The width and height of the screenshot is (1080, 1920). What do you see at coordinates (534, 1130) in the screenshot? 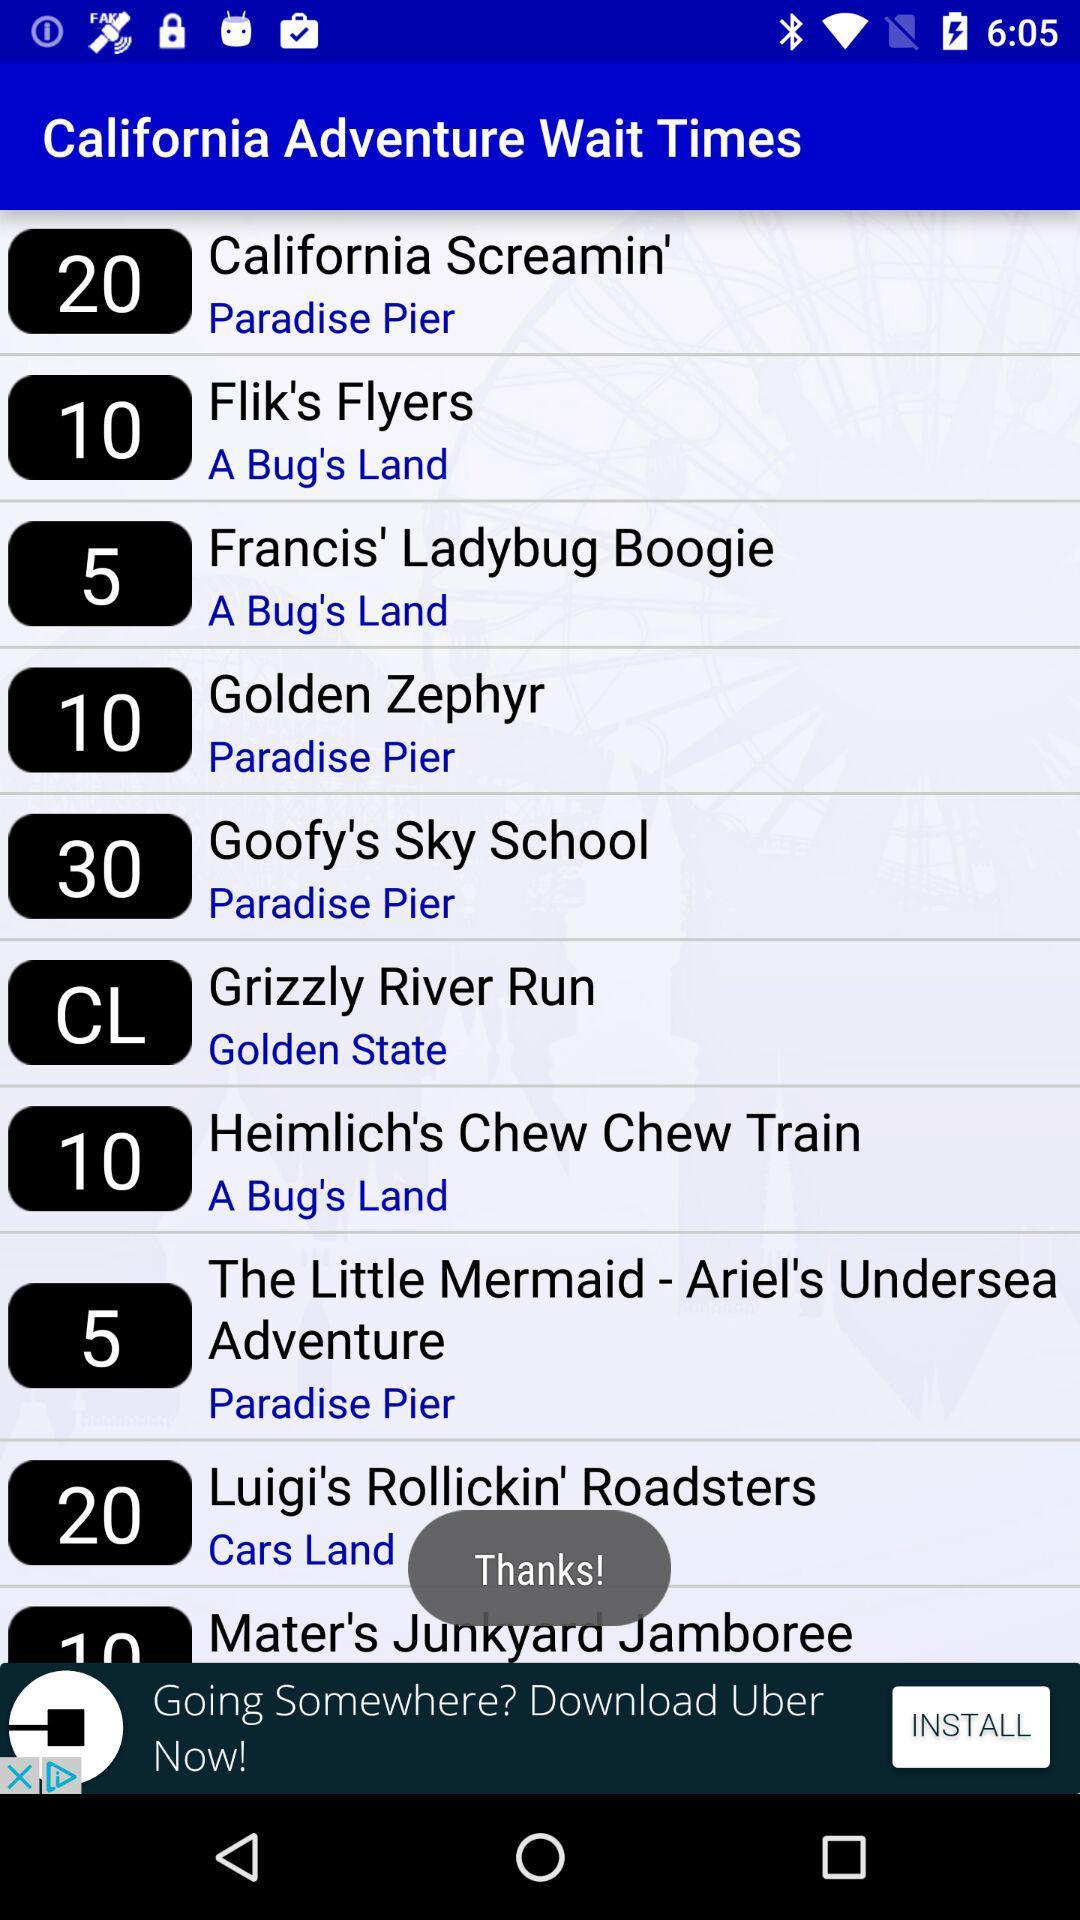
I see `heimlich s chew item` at bounding box center [534, 1130].